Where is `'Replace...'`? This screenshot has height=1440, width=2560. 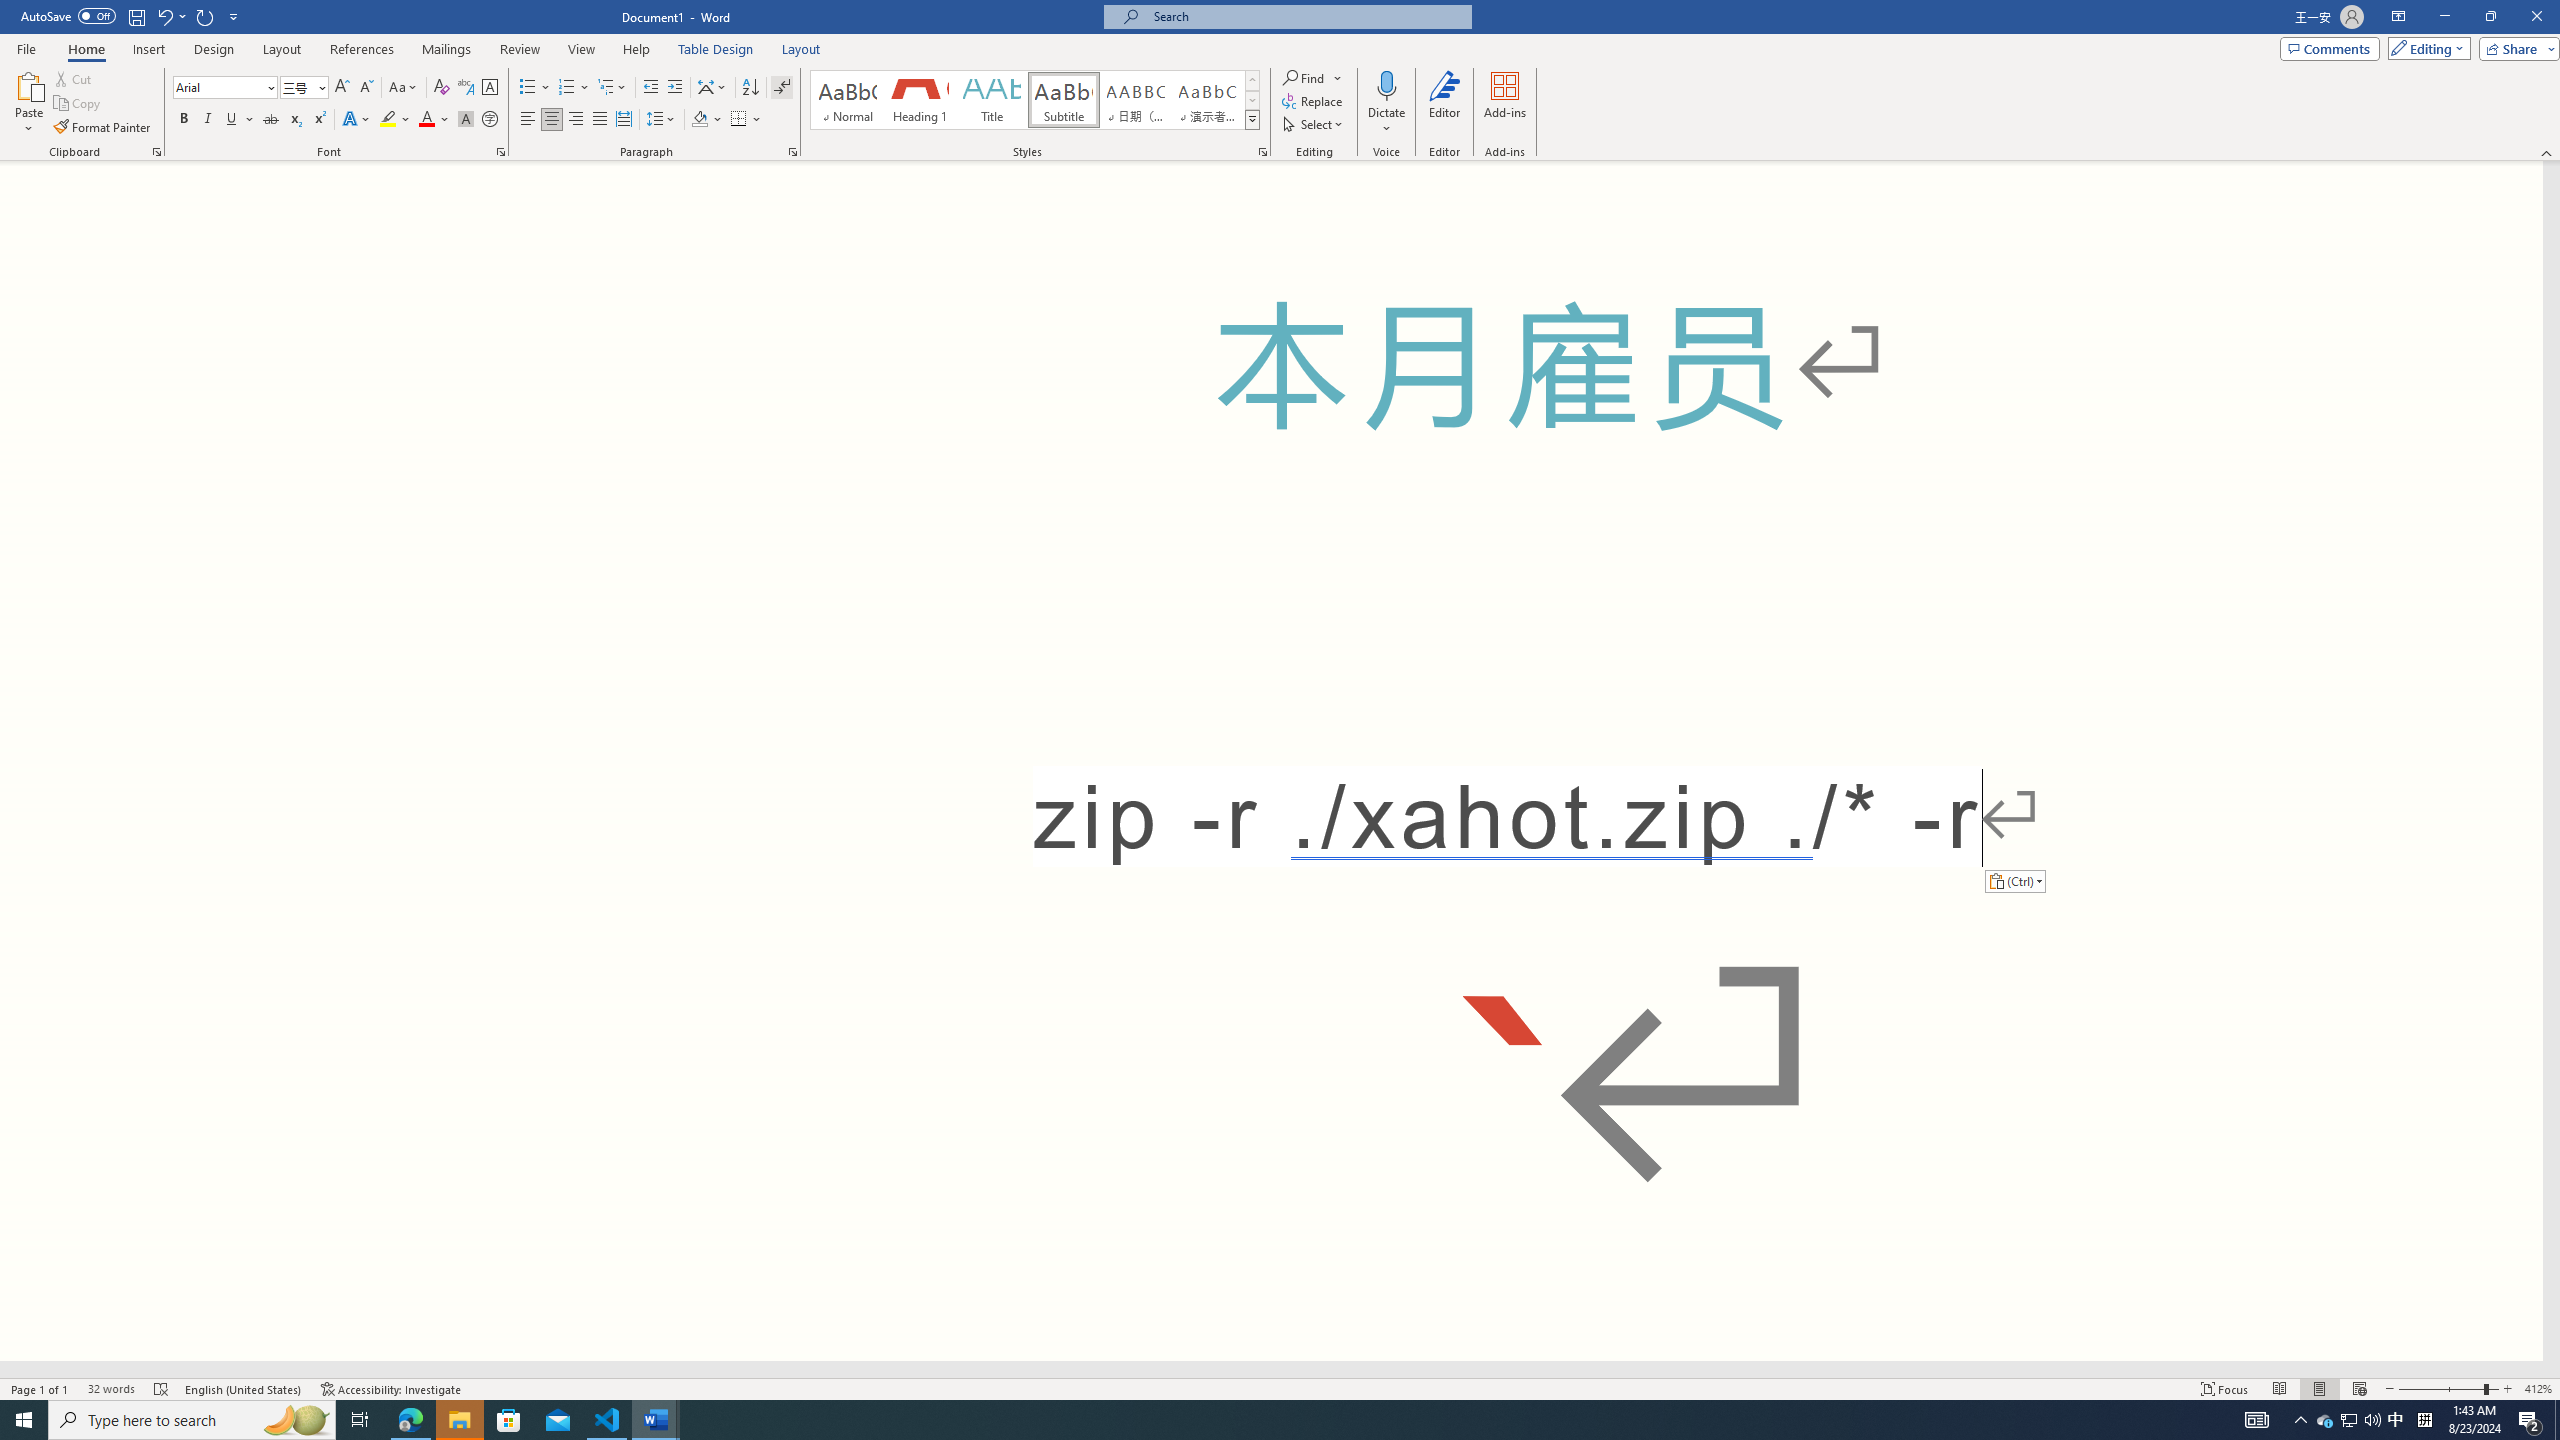 'Replace...' is located at coordinates (1313, 99).